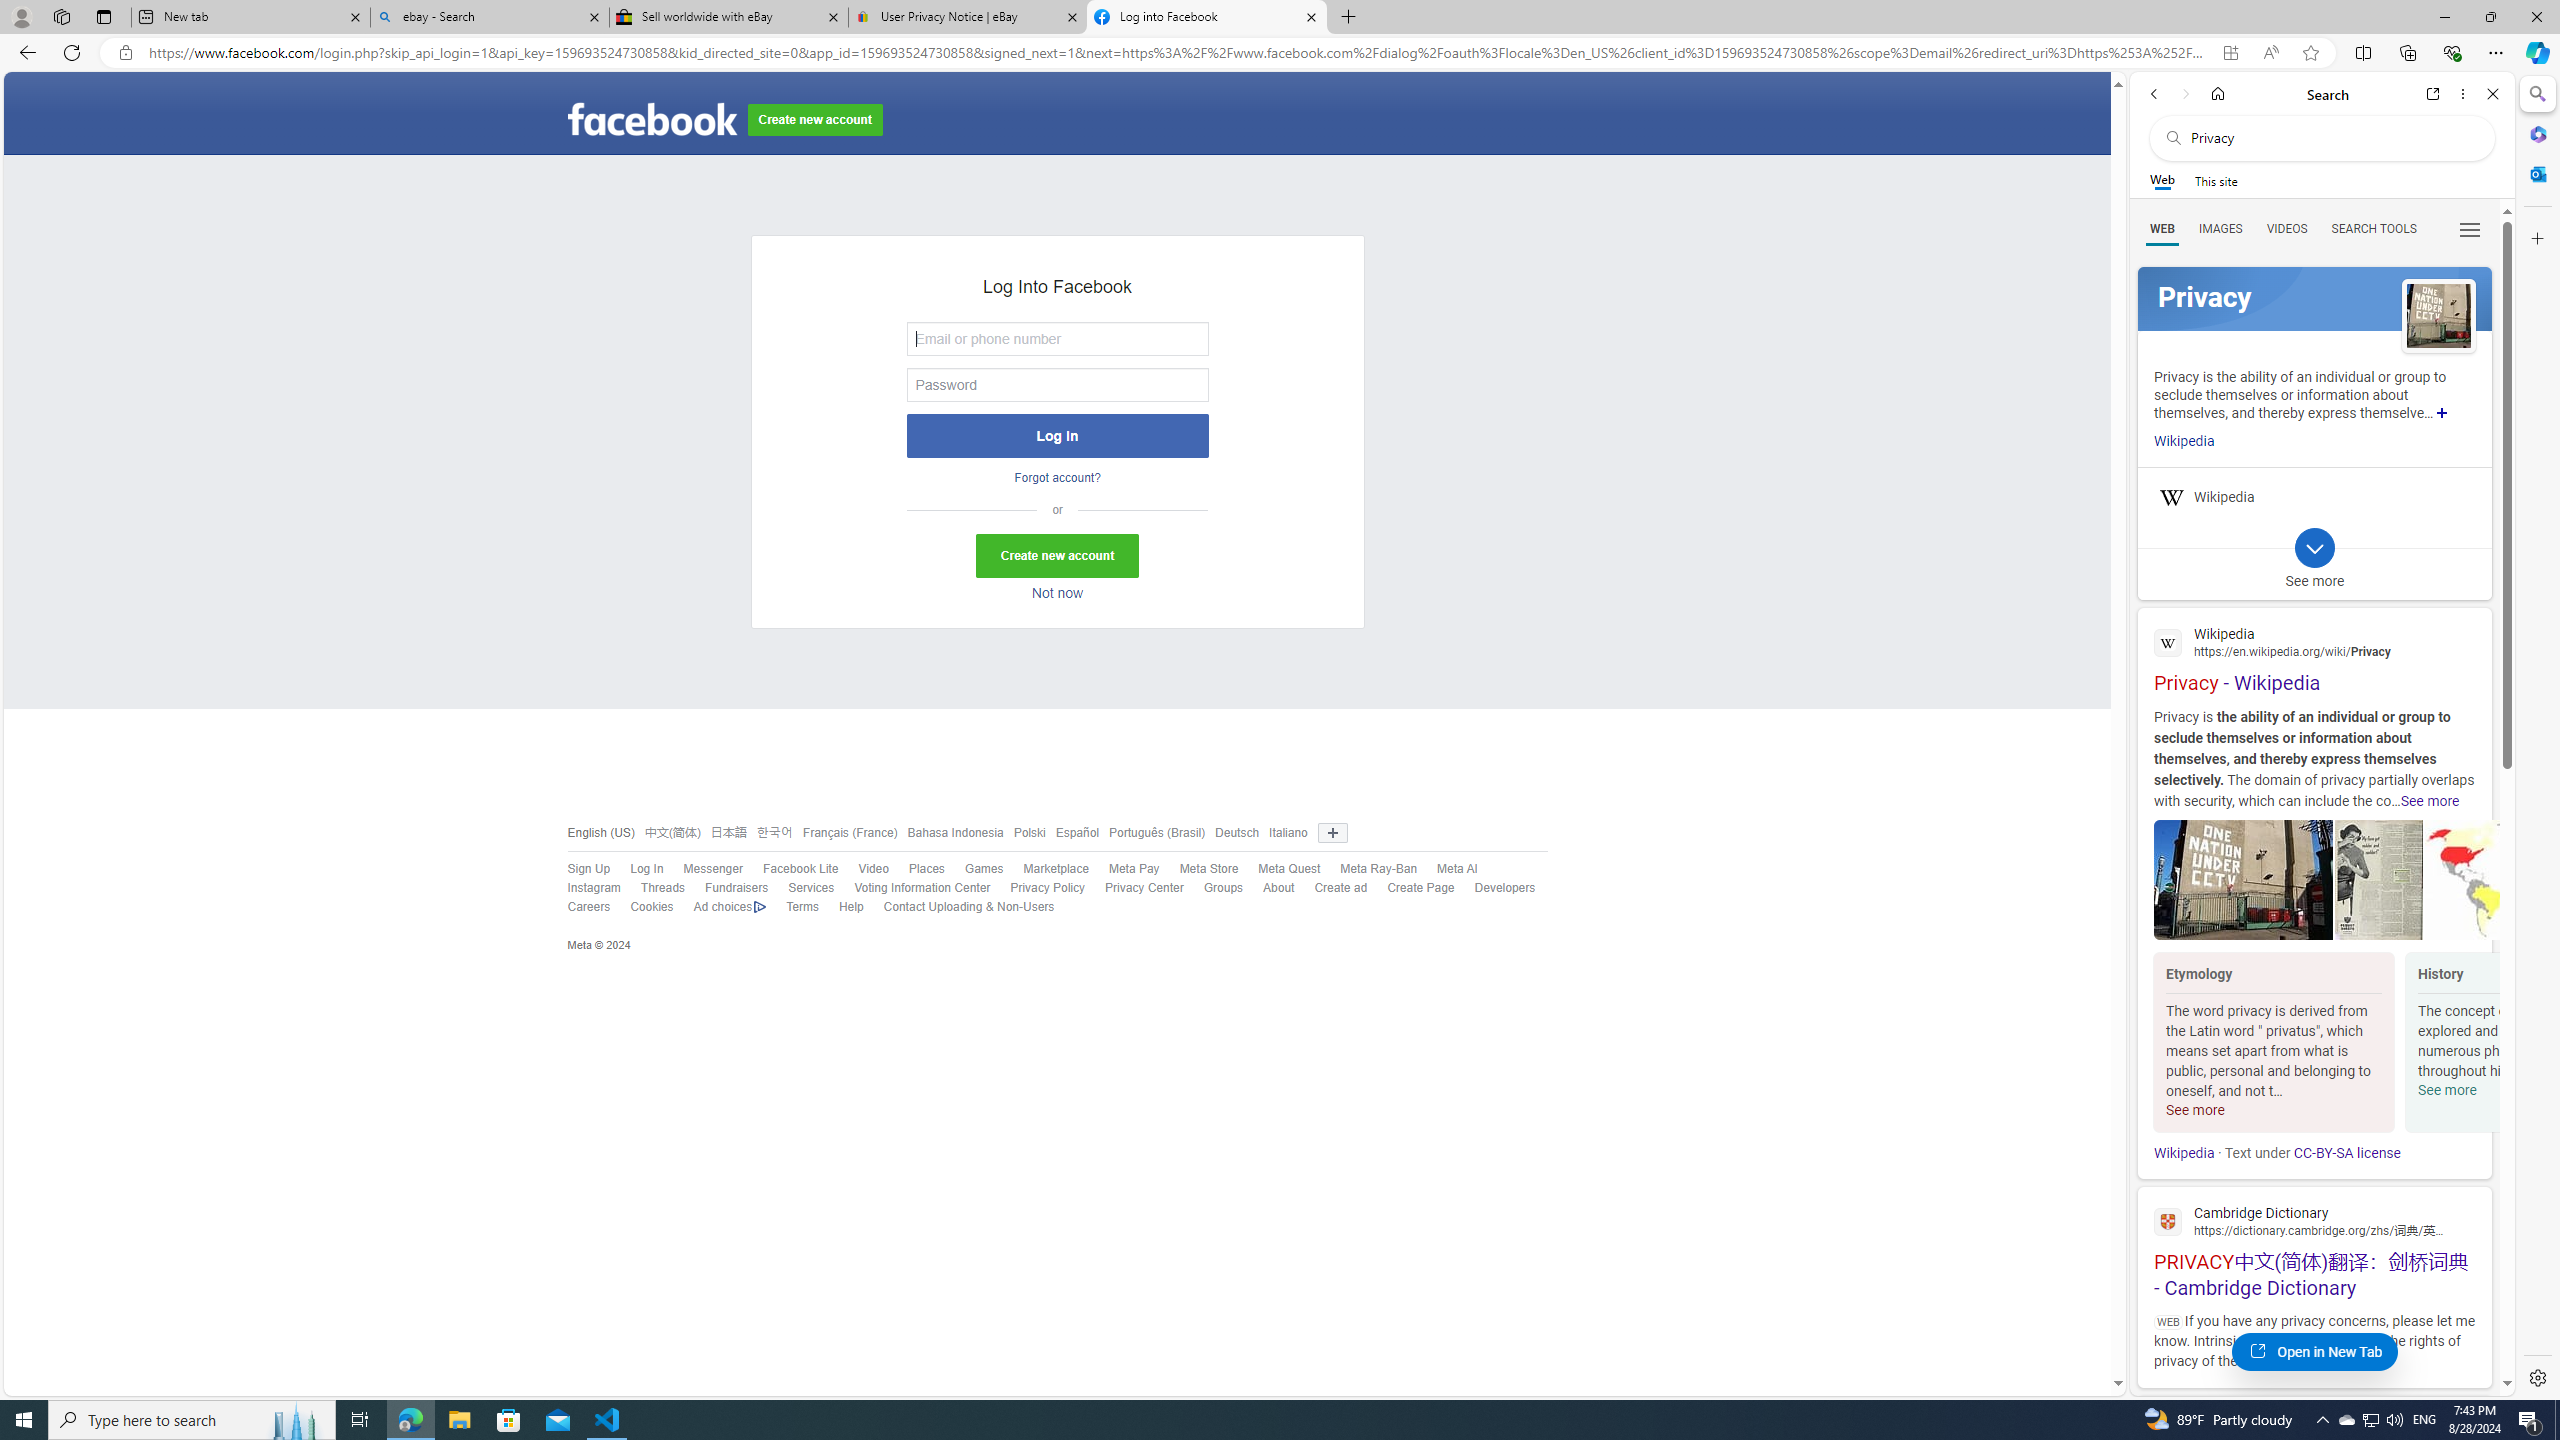 Image resolution: width=2560 pixels, height=1440 pixels. What do you see at coordinates (1212, 888) in the screenshot?
I see `'Groups'` at bounding box center [1212, 888].